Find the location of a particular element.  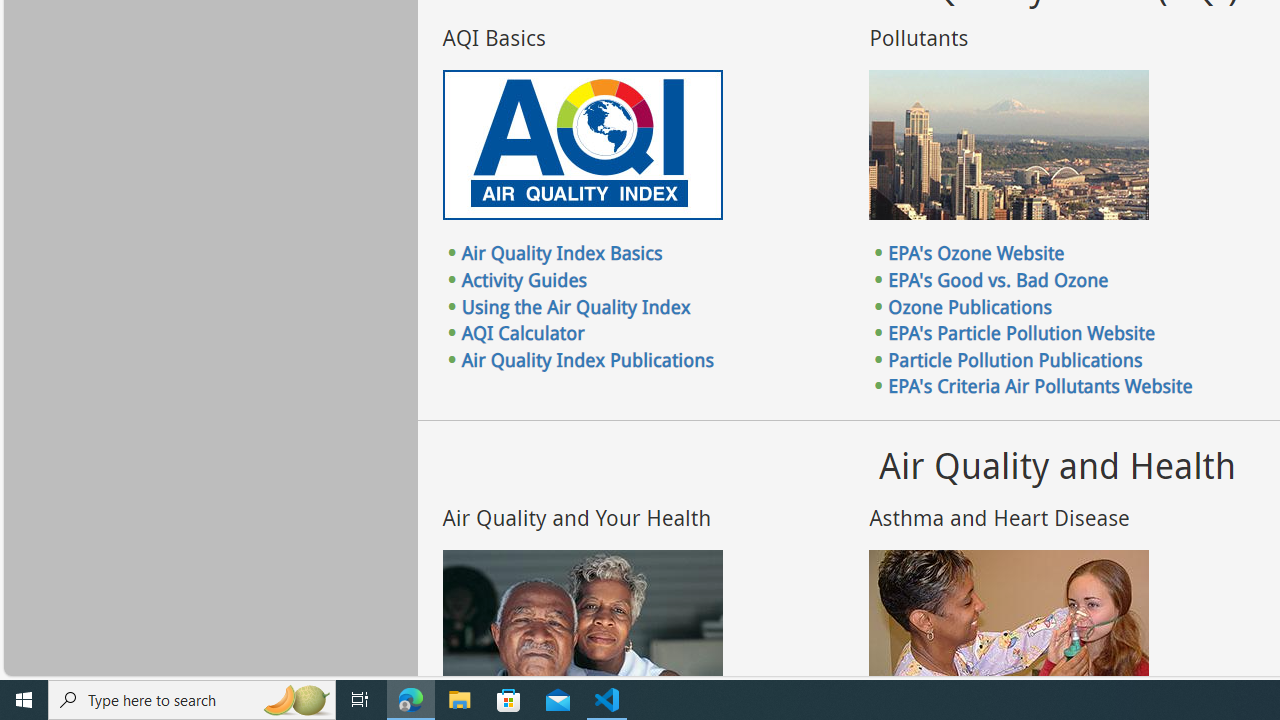

'Ozone Publications' is located at coordinates (970, 306).